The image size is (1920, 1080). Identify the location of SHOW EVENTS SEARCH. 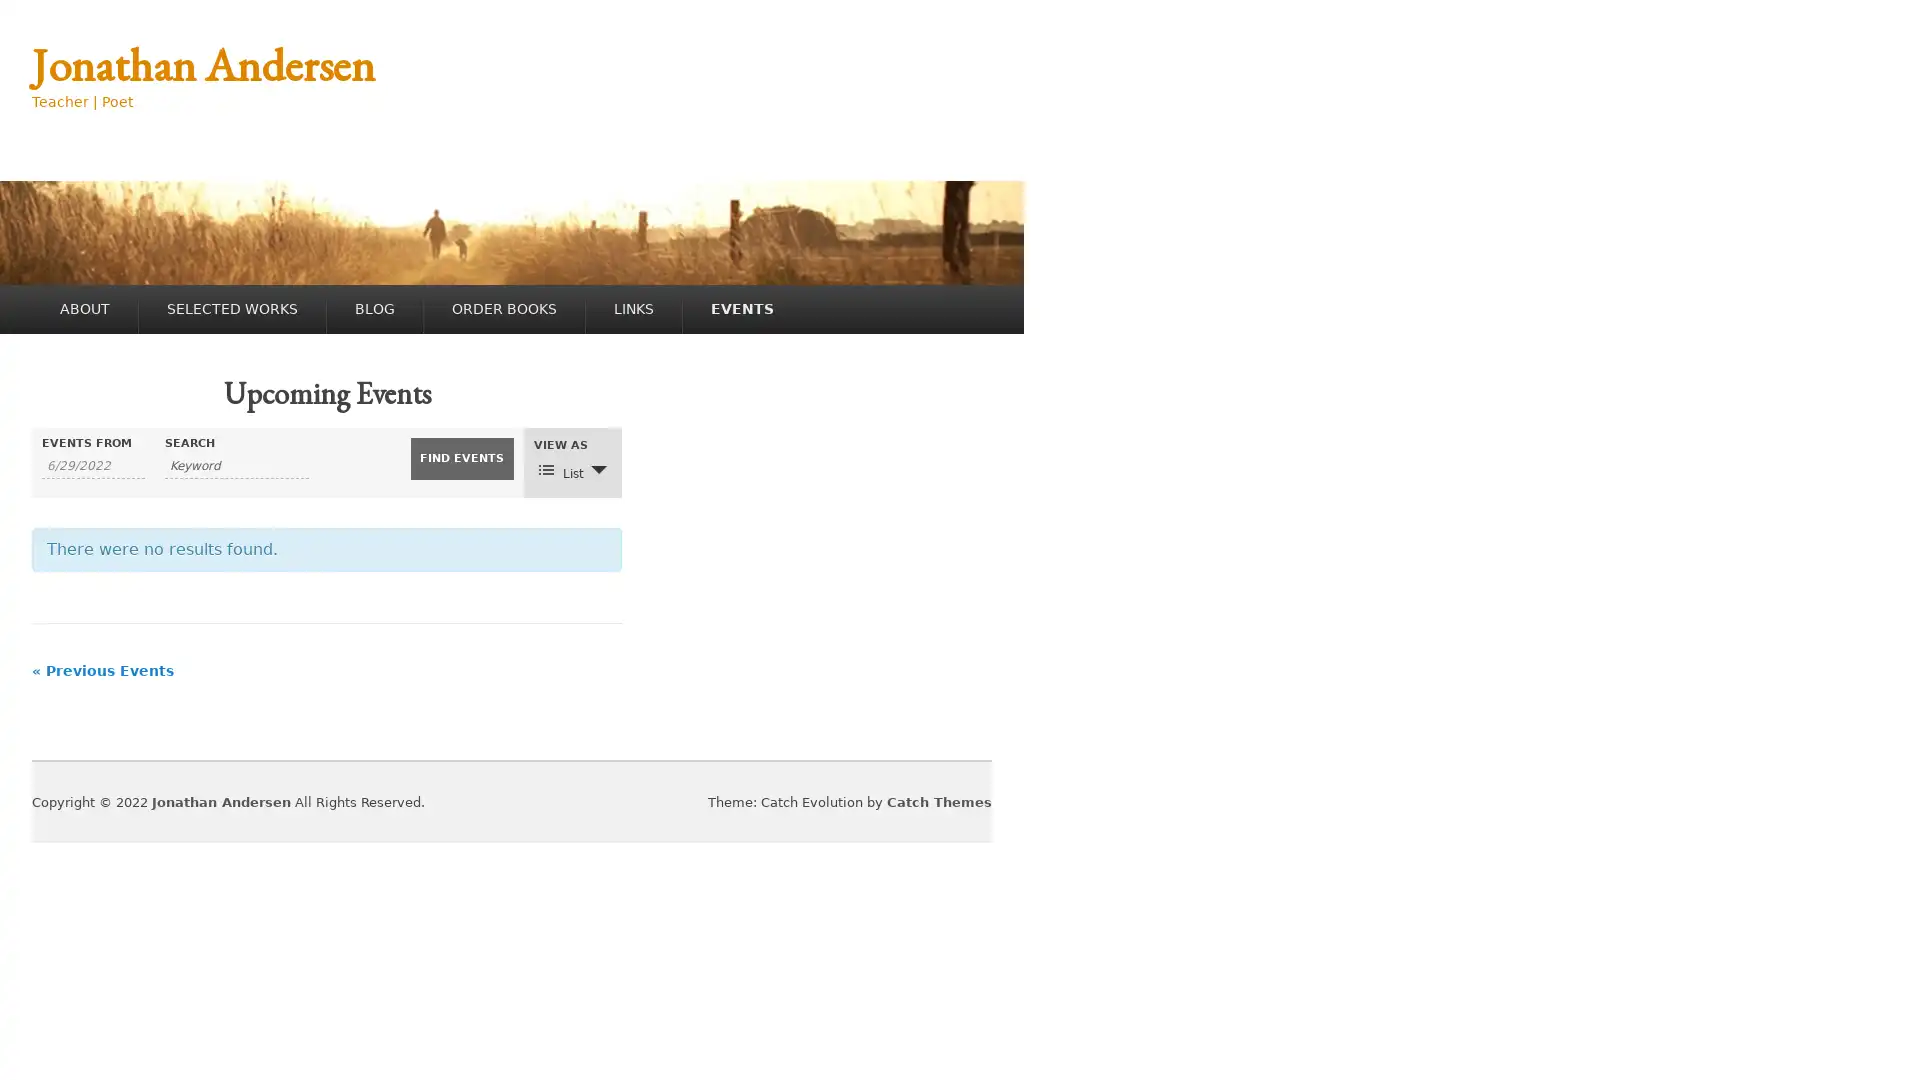
(326, 456).